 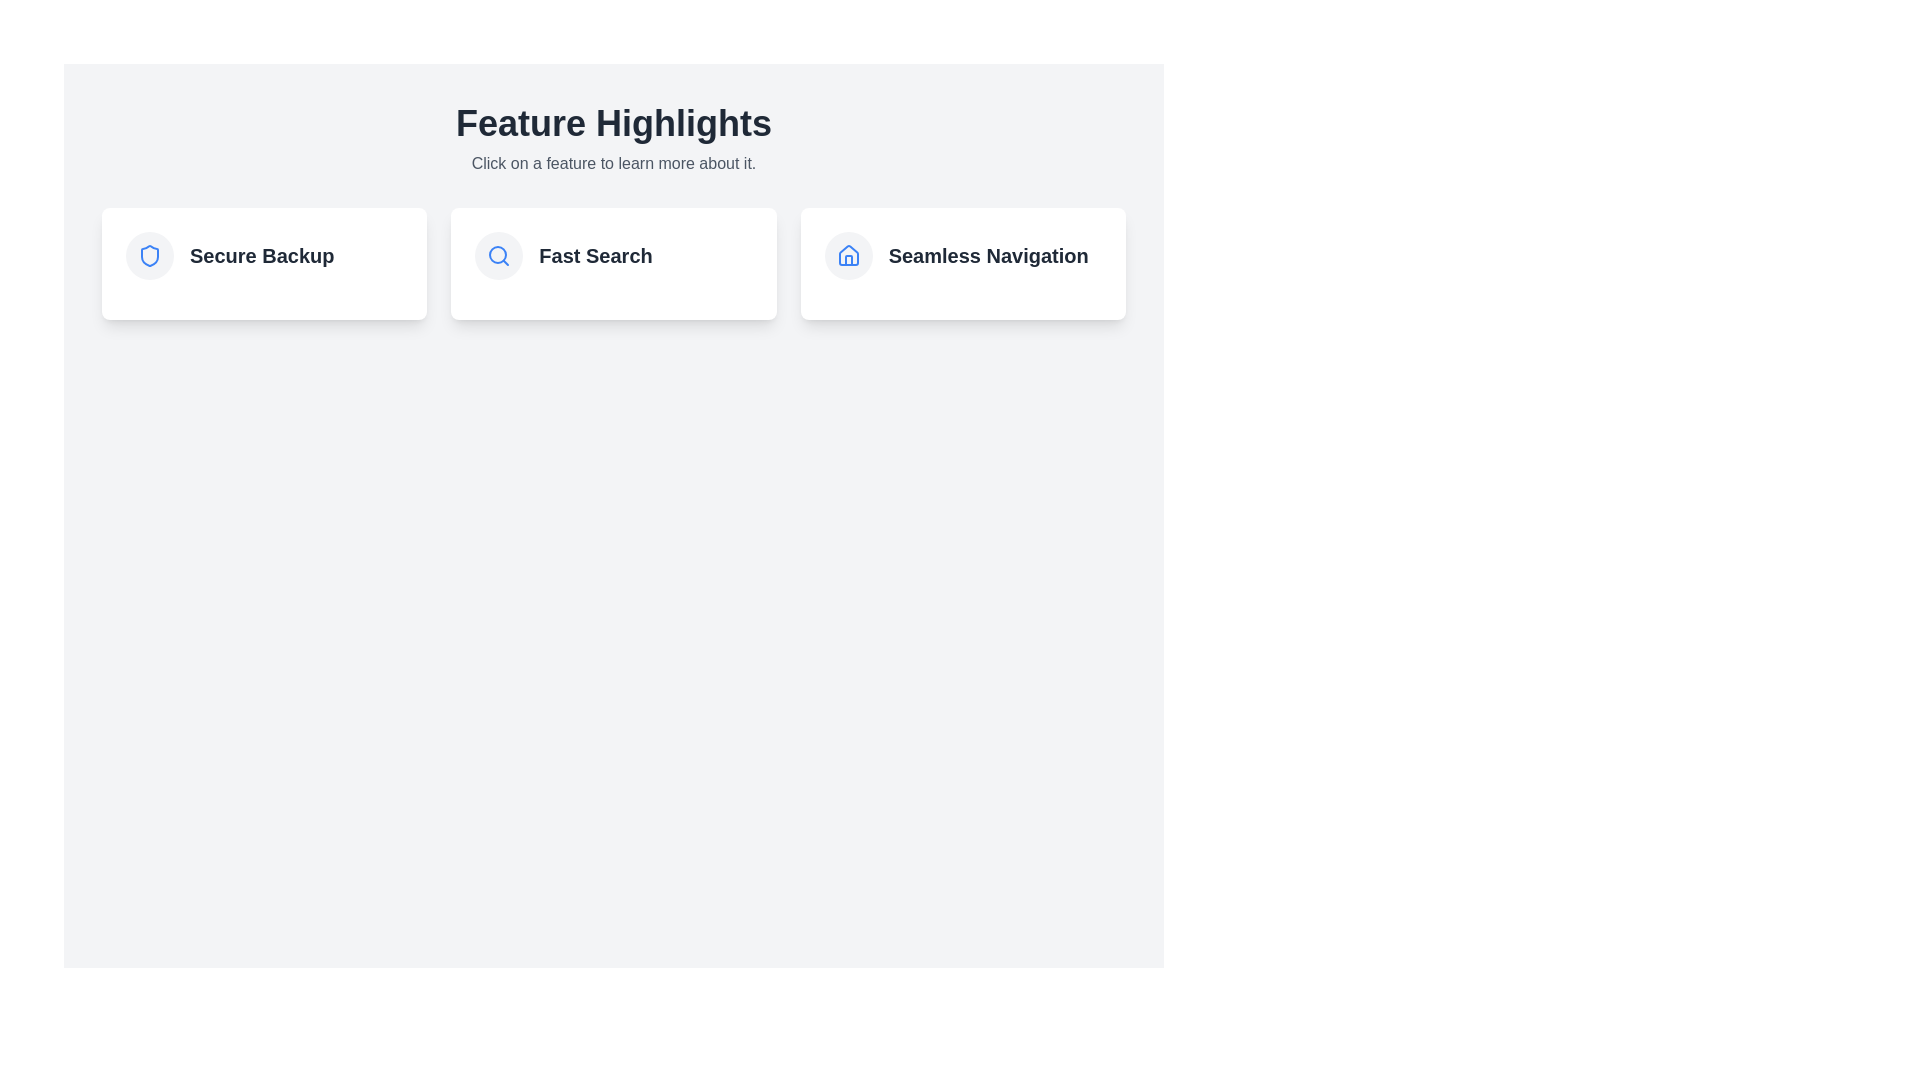 What do you see at coordinates (261, 254) in the screenshot?
I see `text label displaying 'Secure Backup', which is bold and positioned within a white card, adjacent to a shield icon` at bounding box center [261, 254].